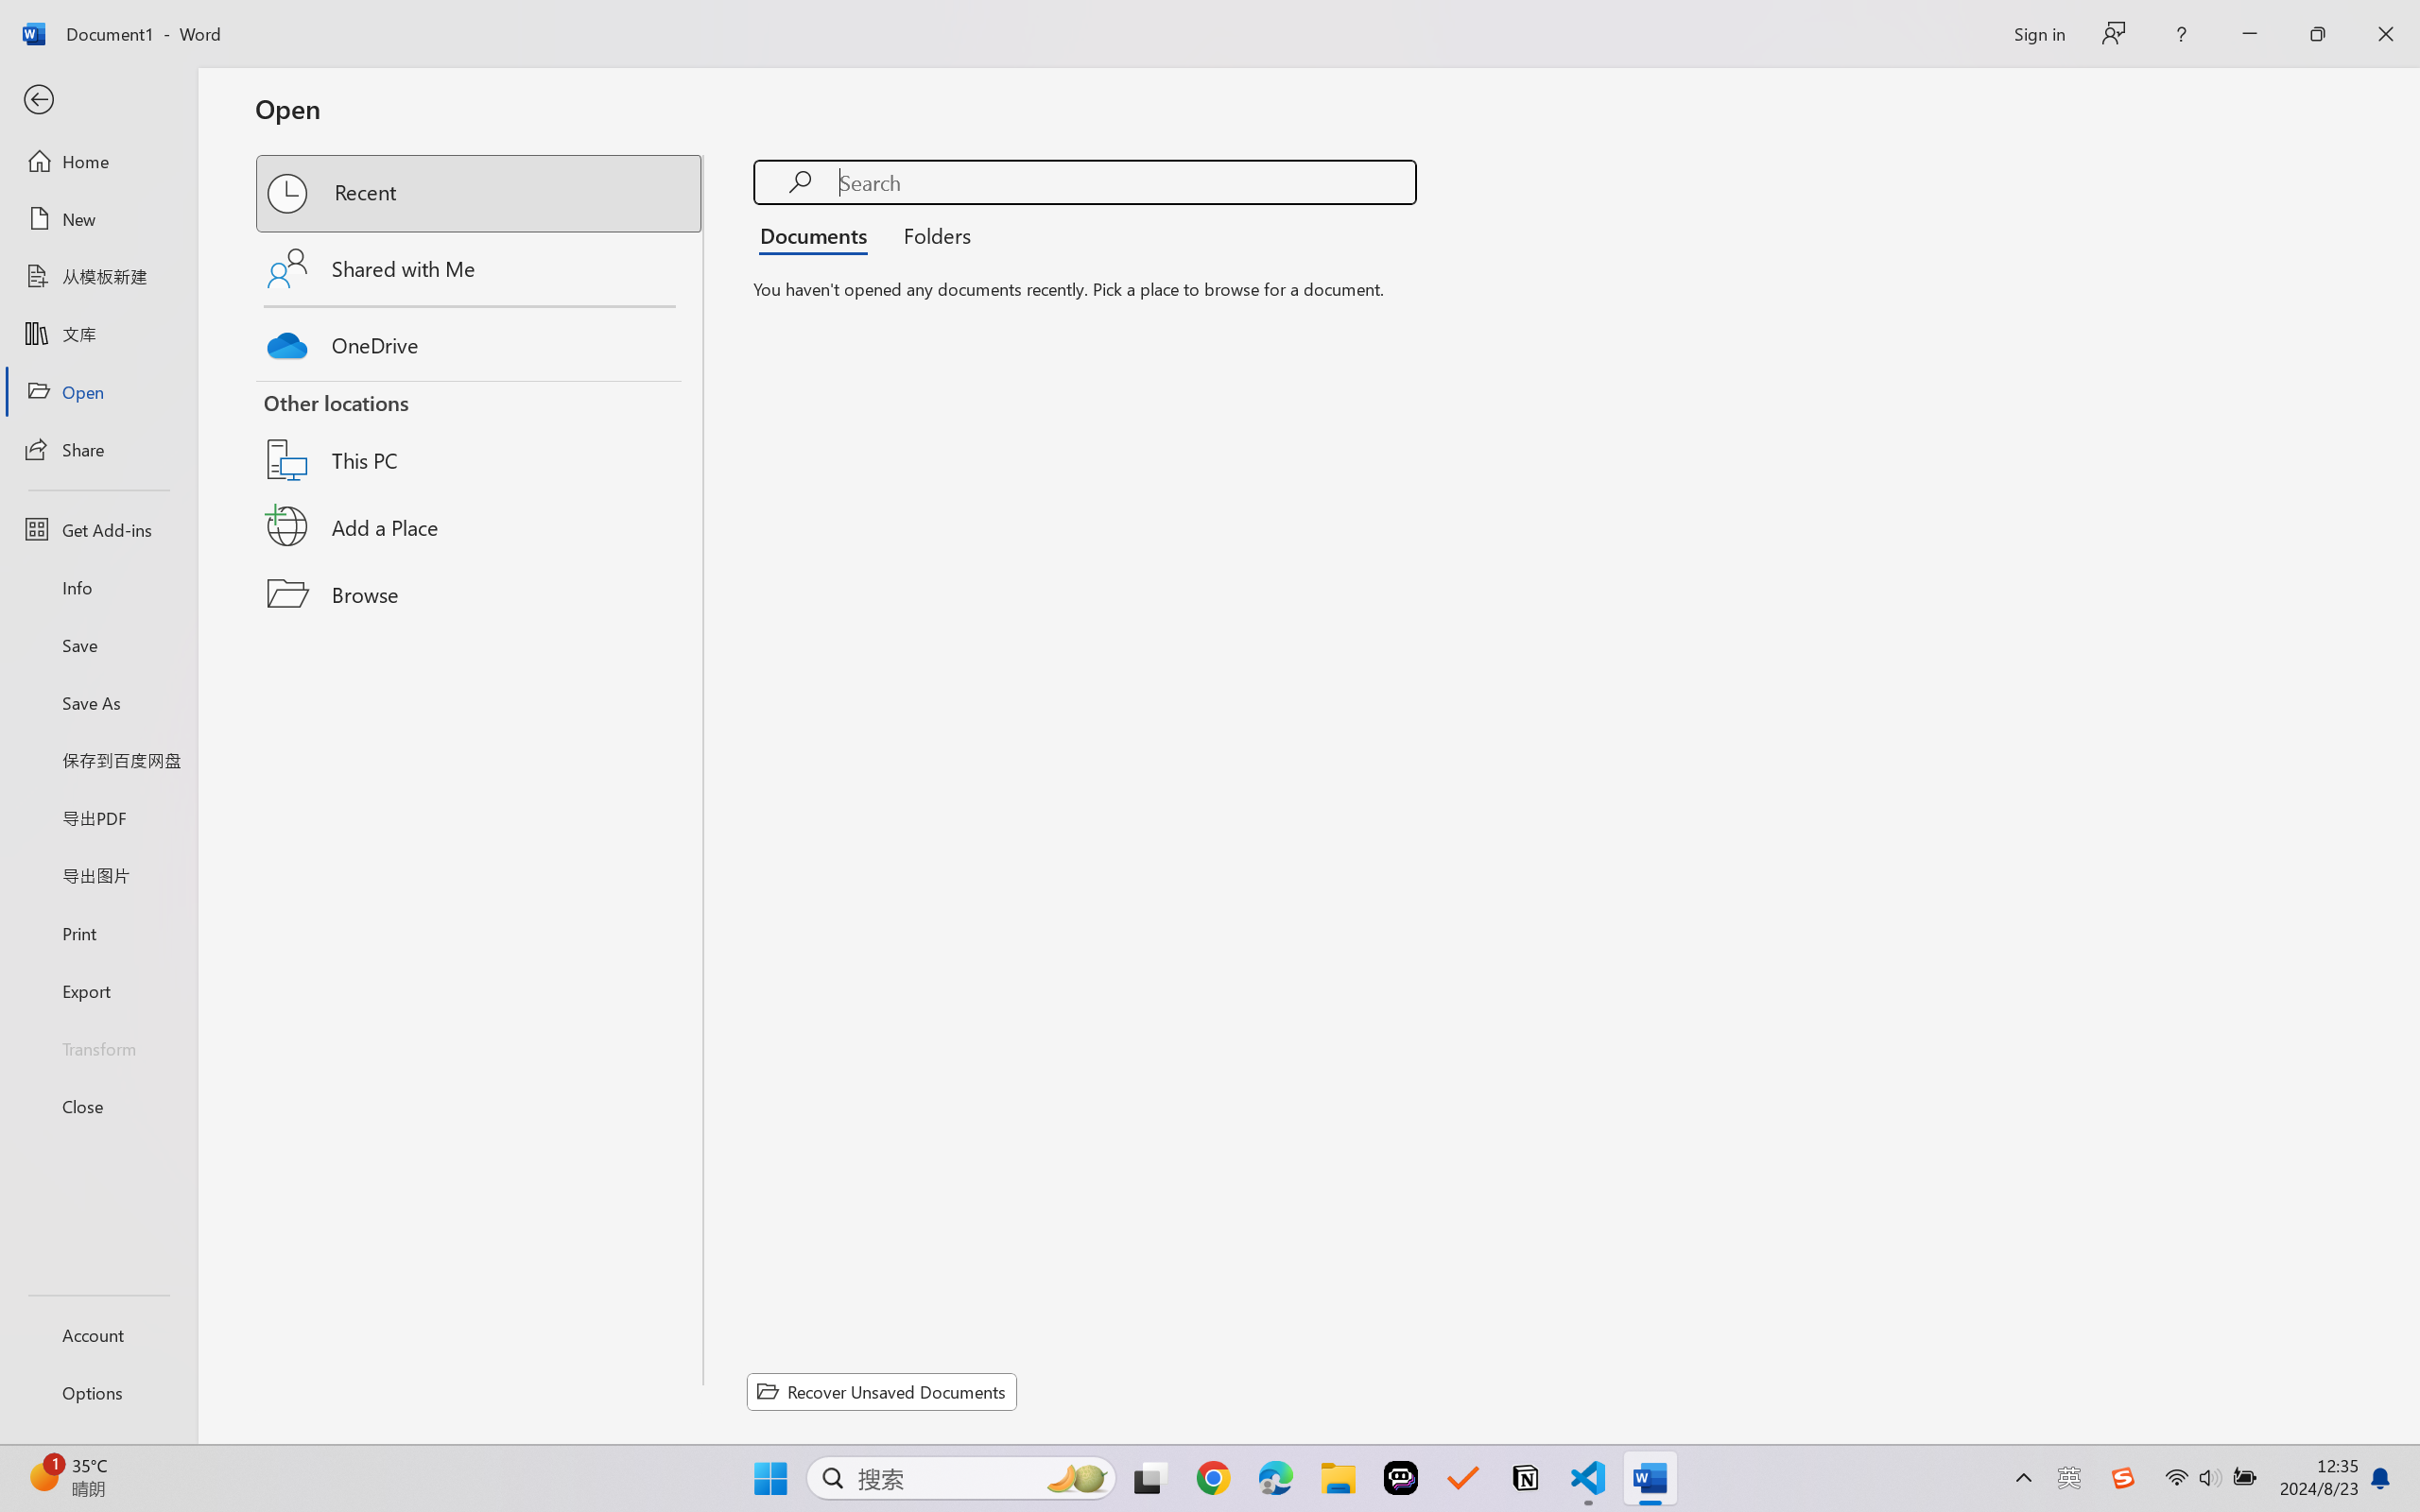 The image size is (2420, 1512). What do you see at coordinates (97, 1334) in the screenshot?
I see `'Account'` at bounding box center [97, 1334].